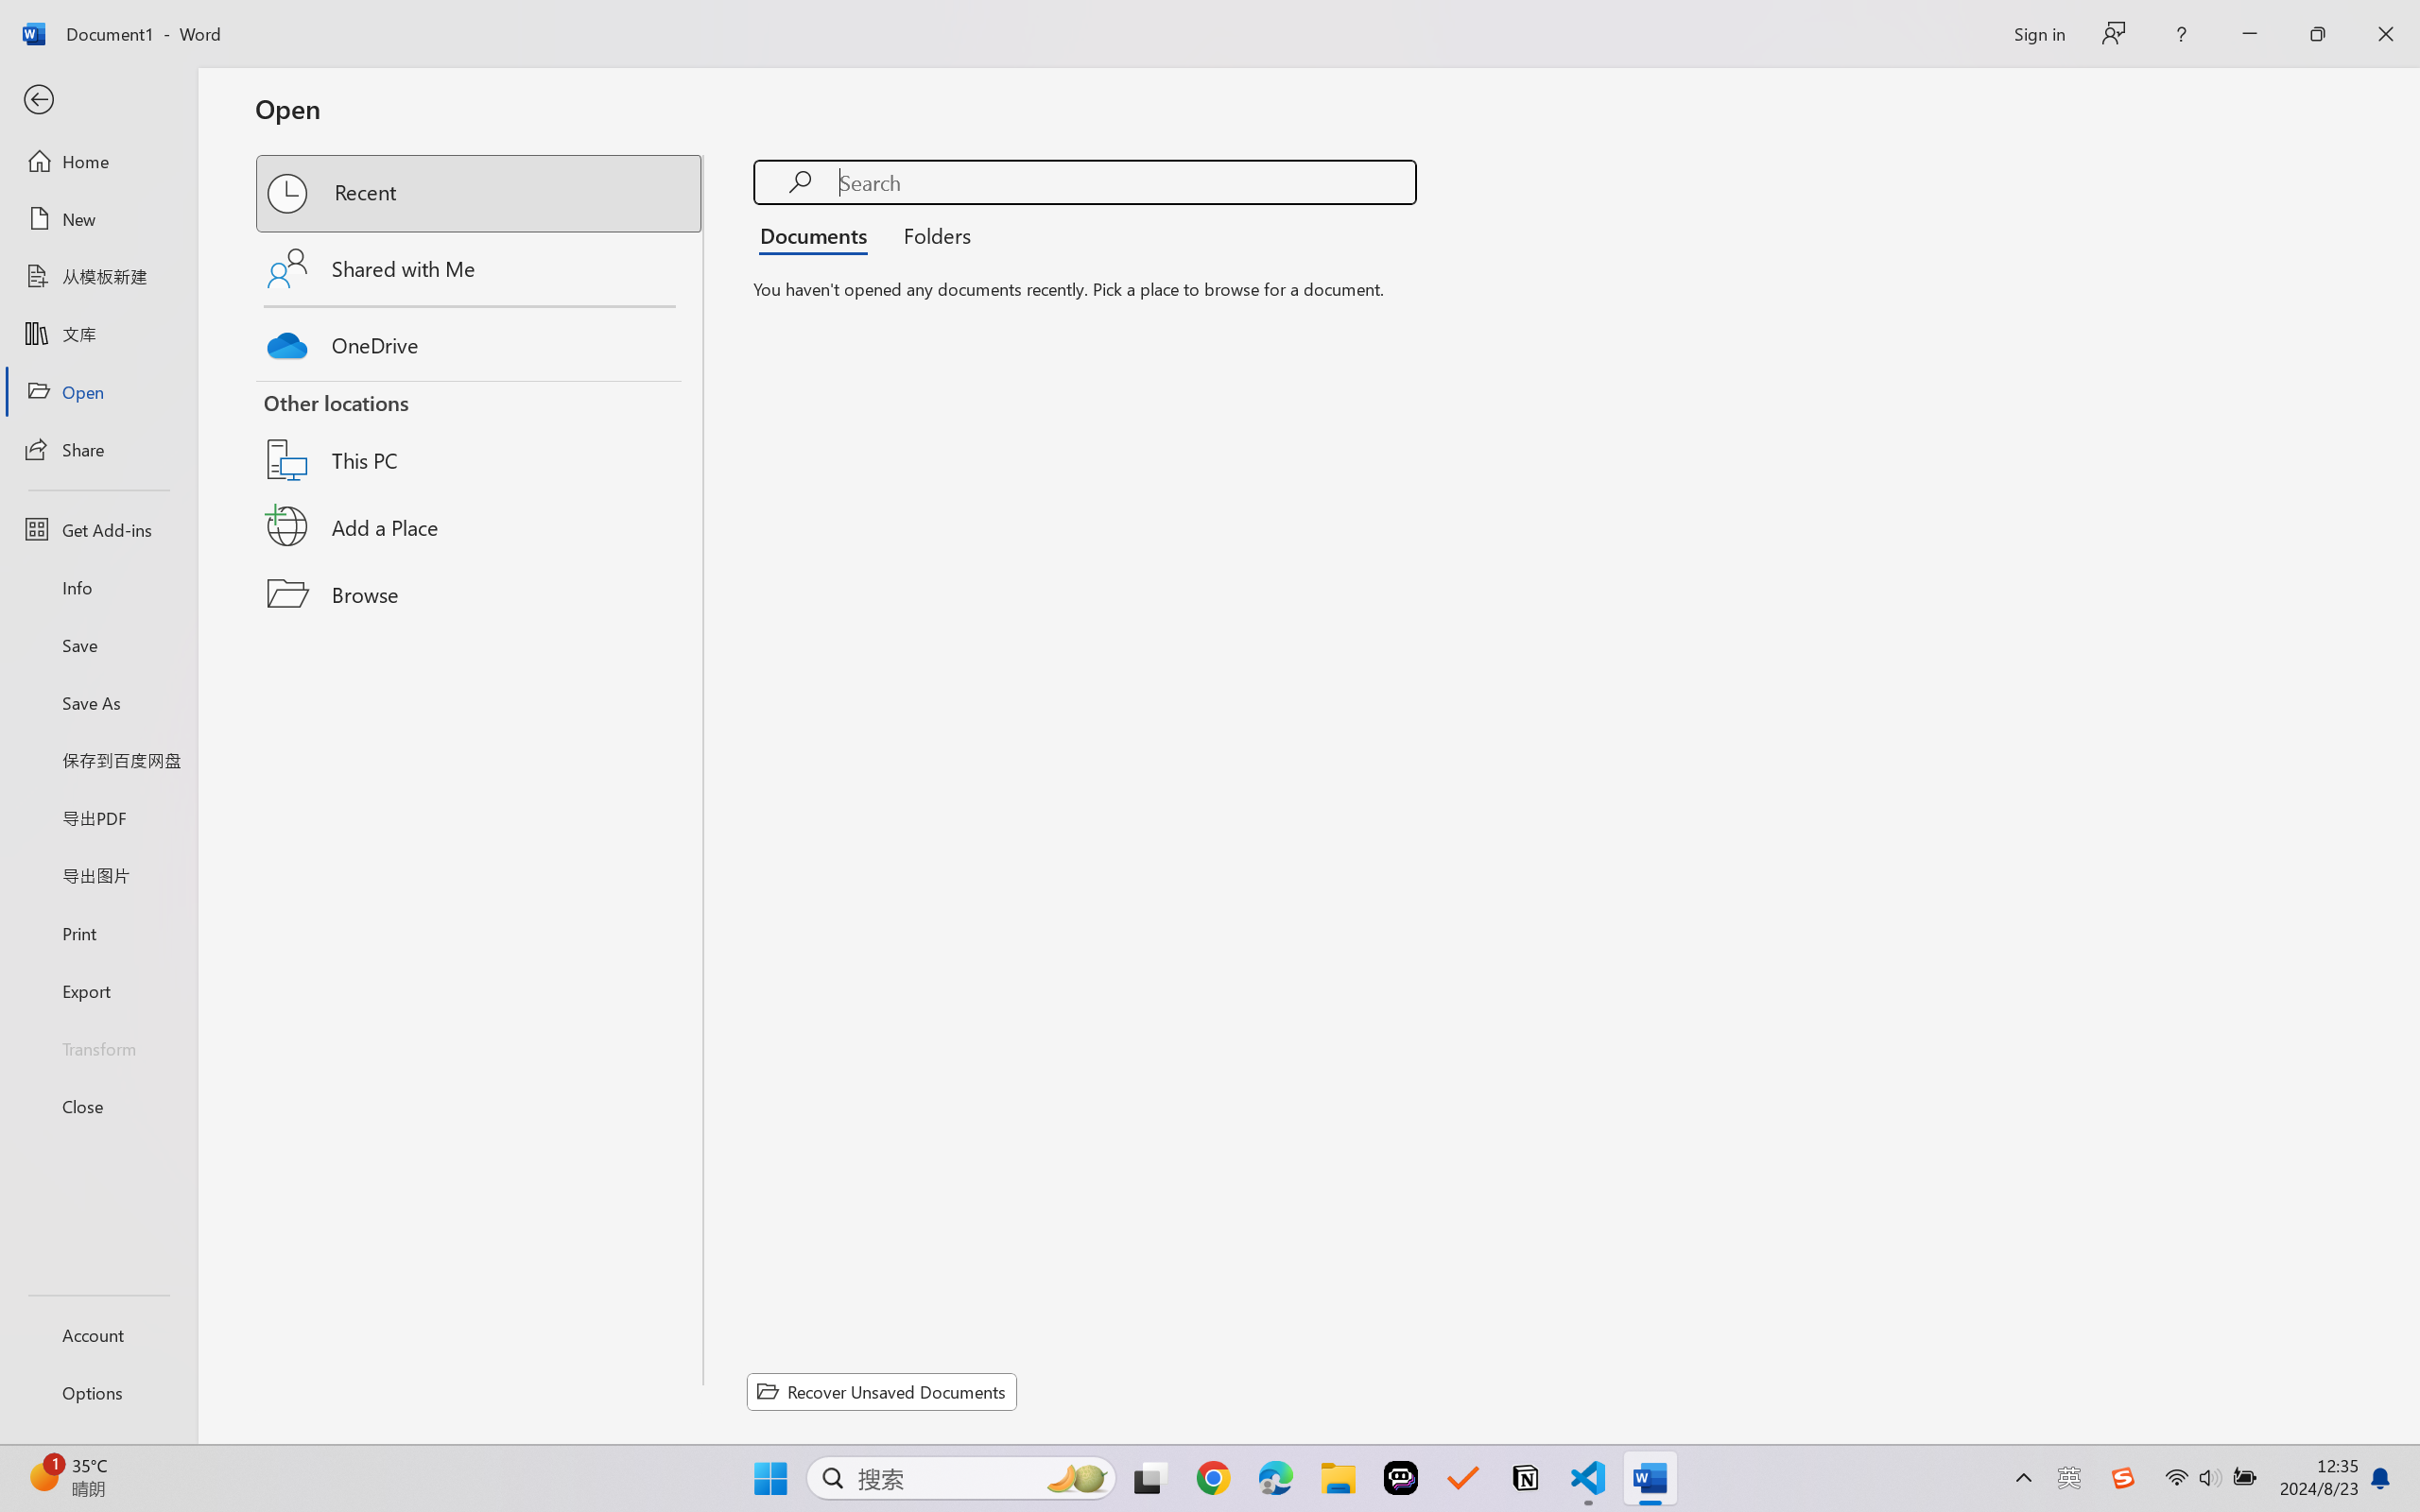 The image size is (2420, 1512). What do you see at coordinates (97, 1334) in the screenshot?
I see `'Account'` at bounding box center [97, 1334].